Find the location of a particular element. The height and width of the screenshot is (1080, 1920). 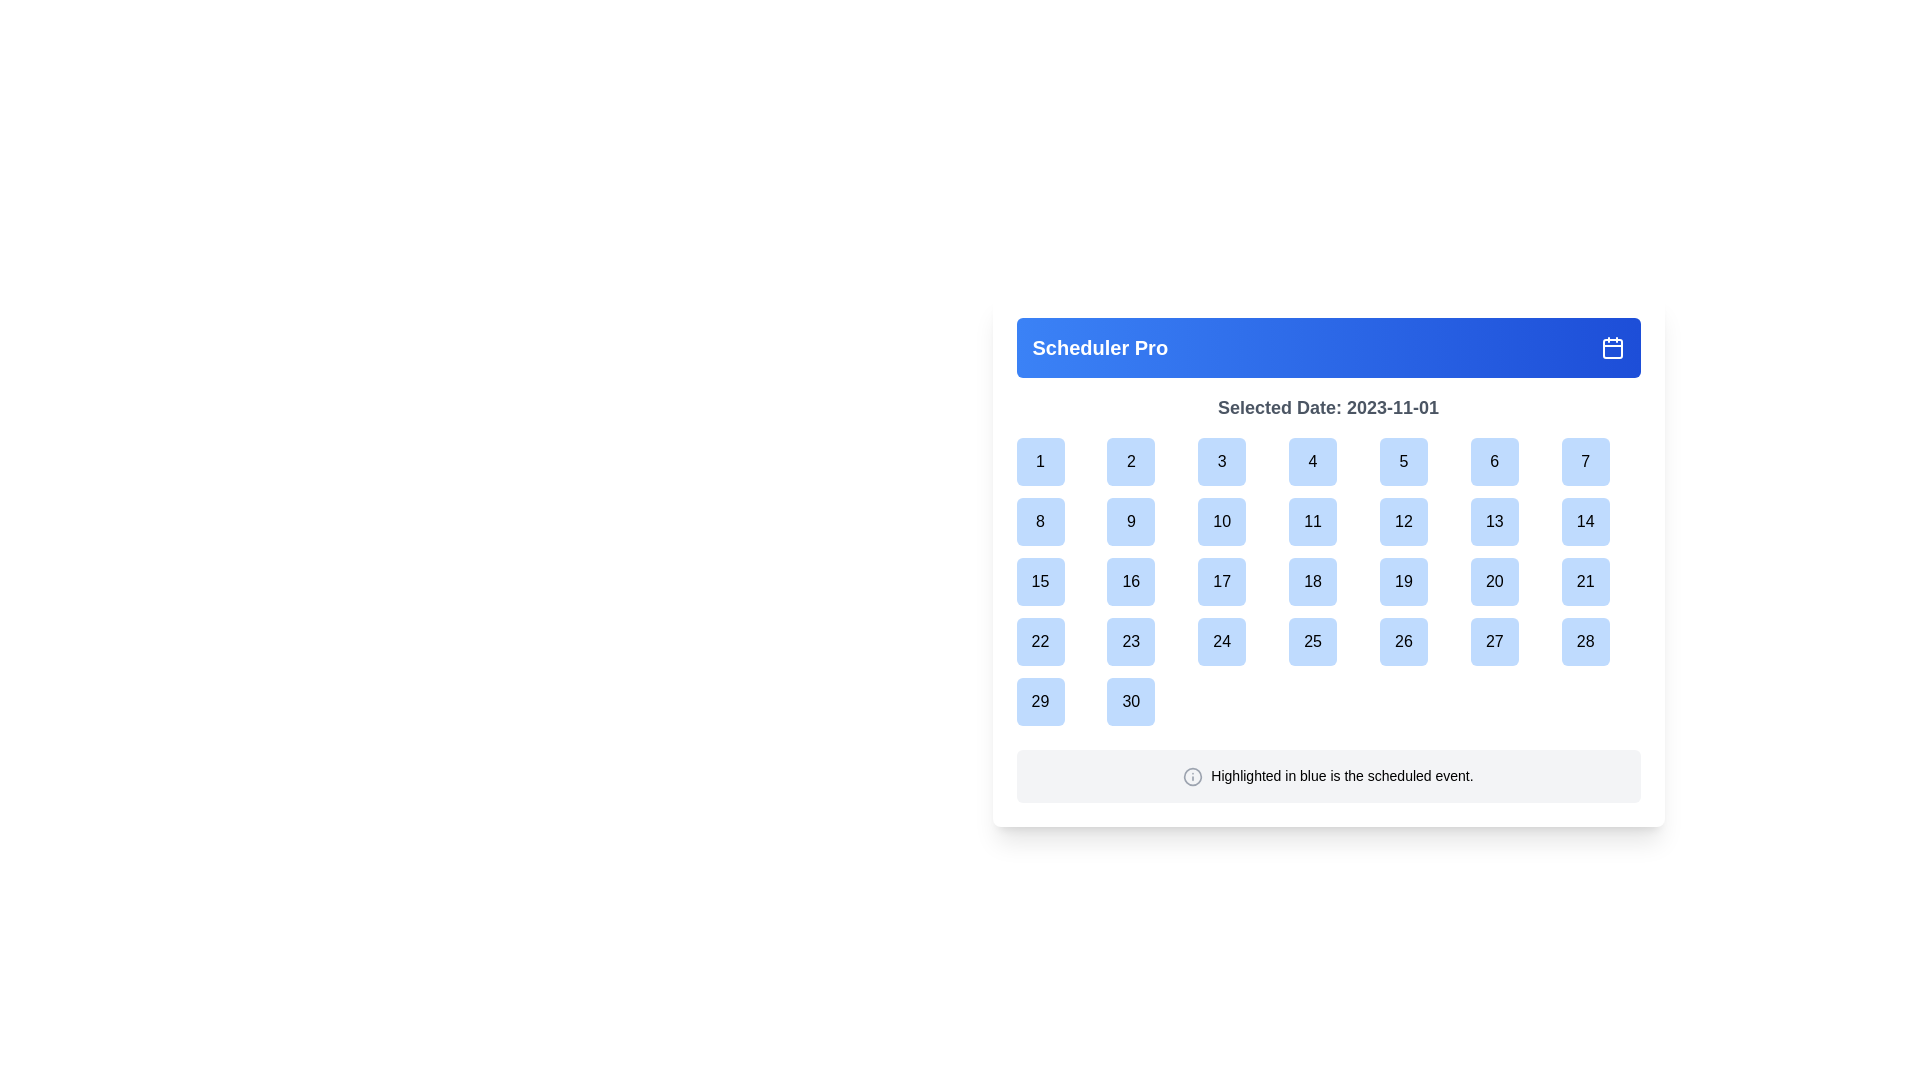

the tooltip element with gray text saying 'No Event' that appears below the calendar item labeled '27', located in the last row and fourth column of the calendar is located at coordinates (1512, 622).